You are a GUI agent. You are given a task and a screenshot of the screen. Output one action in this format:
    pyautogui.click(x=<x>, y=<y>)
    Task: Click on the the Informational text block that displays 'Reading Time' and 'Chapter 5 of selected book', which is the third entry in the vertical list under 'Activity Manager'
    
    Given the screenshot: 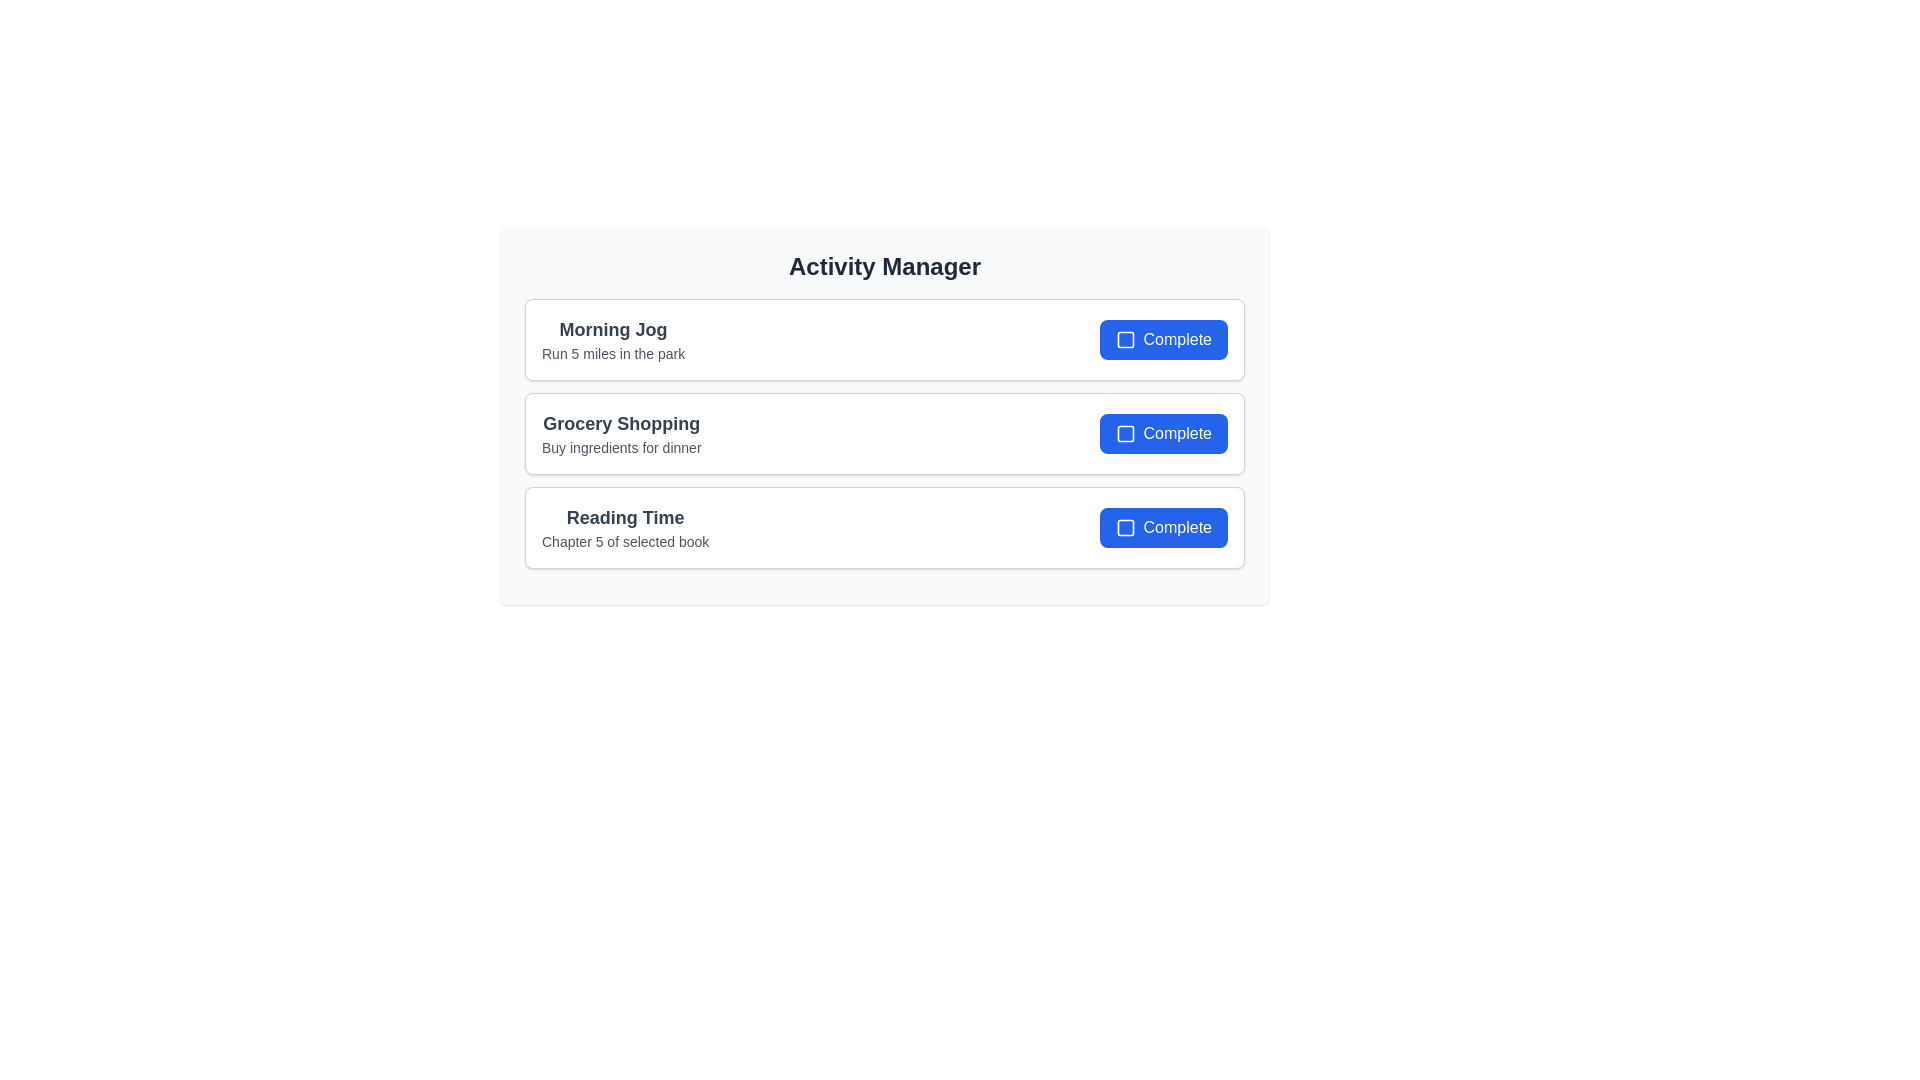 What is the action you would take?
    pyautogui.click(x=624, y=527)
    